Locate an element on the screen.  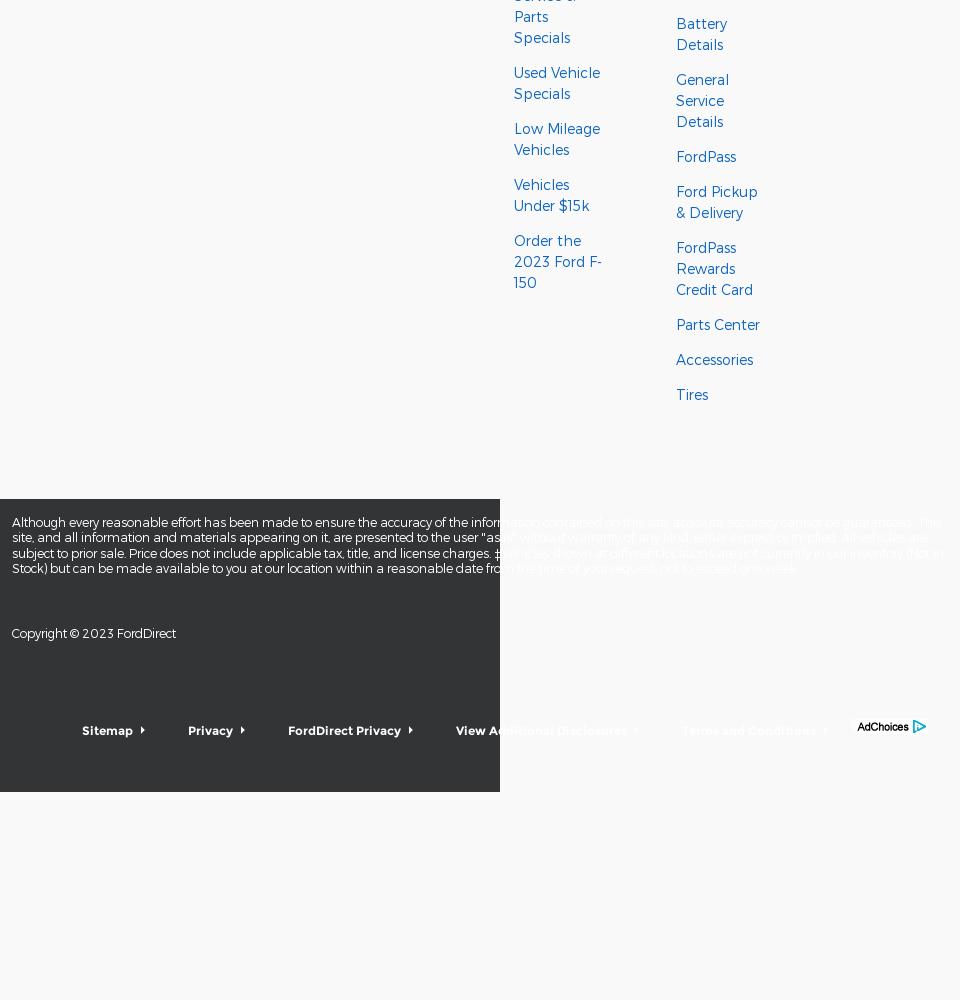
'Ford Pickup & Delivery' is located at coordinates (717, 201).